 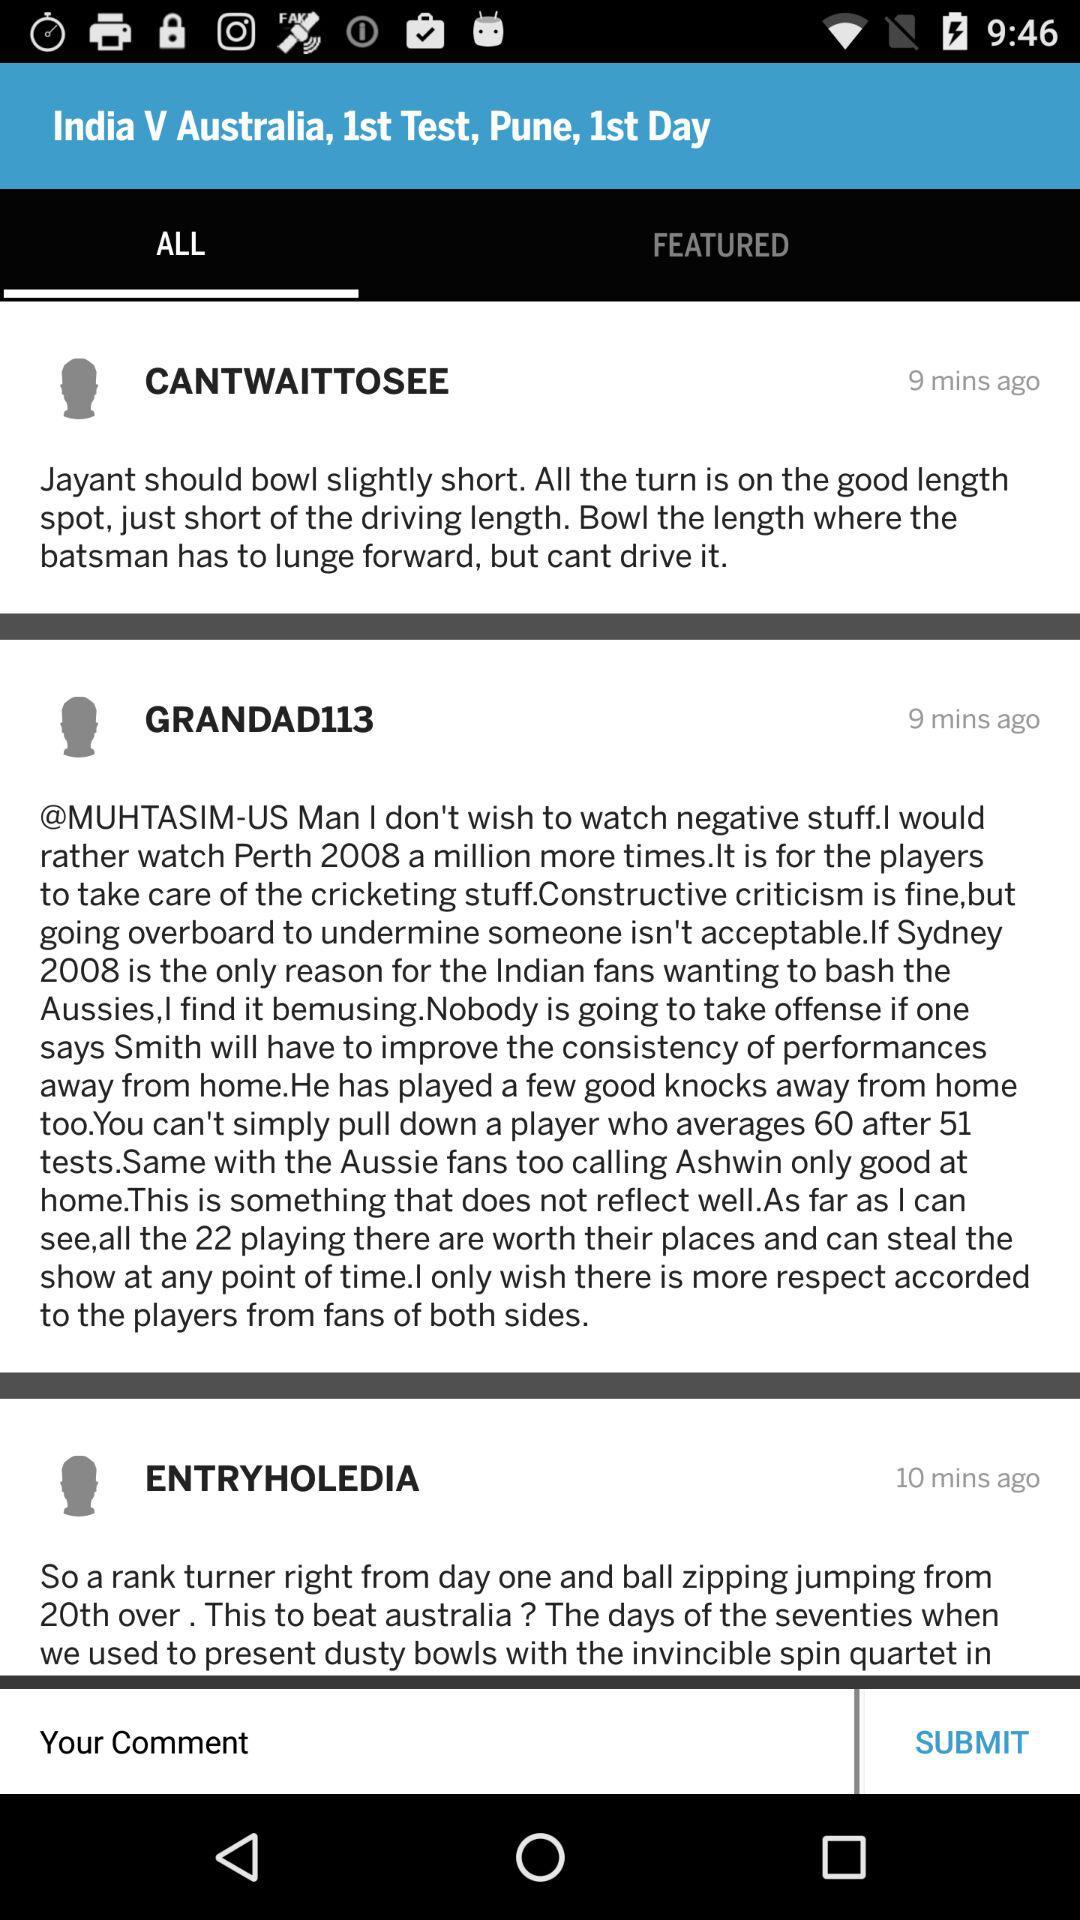 I want to click on submit icon, so click(x=971, y=1740).